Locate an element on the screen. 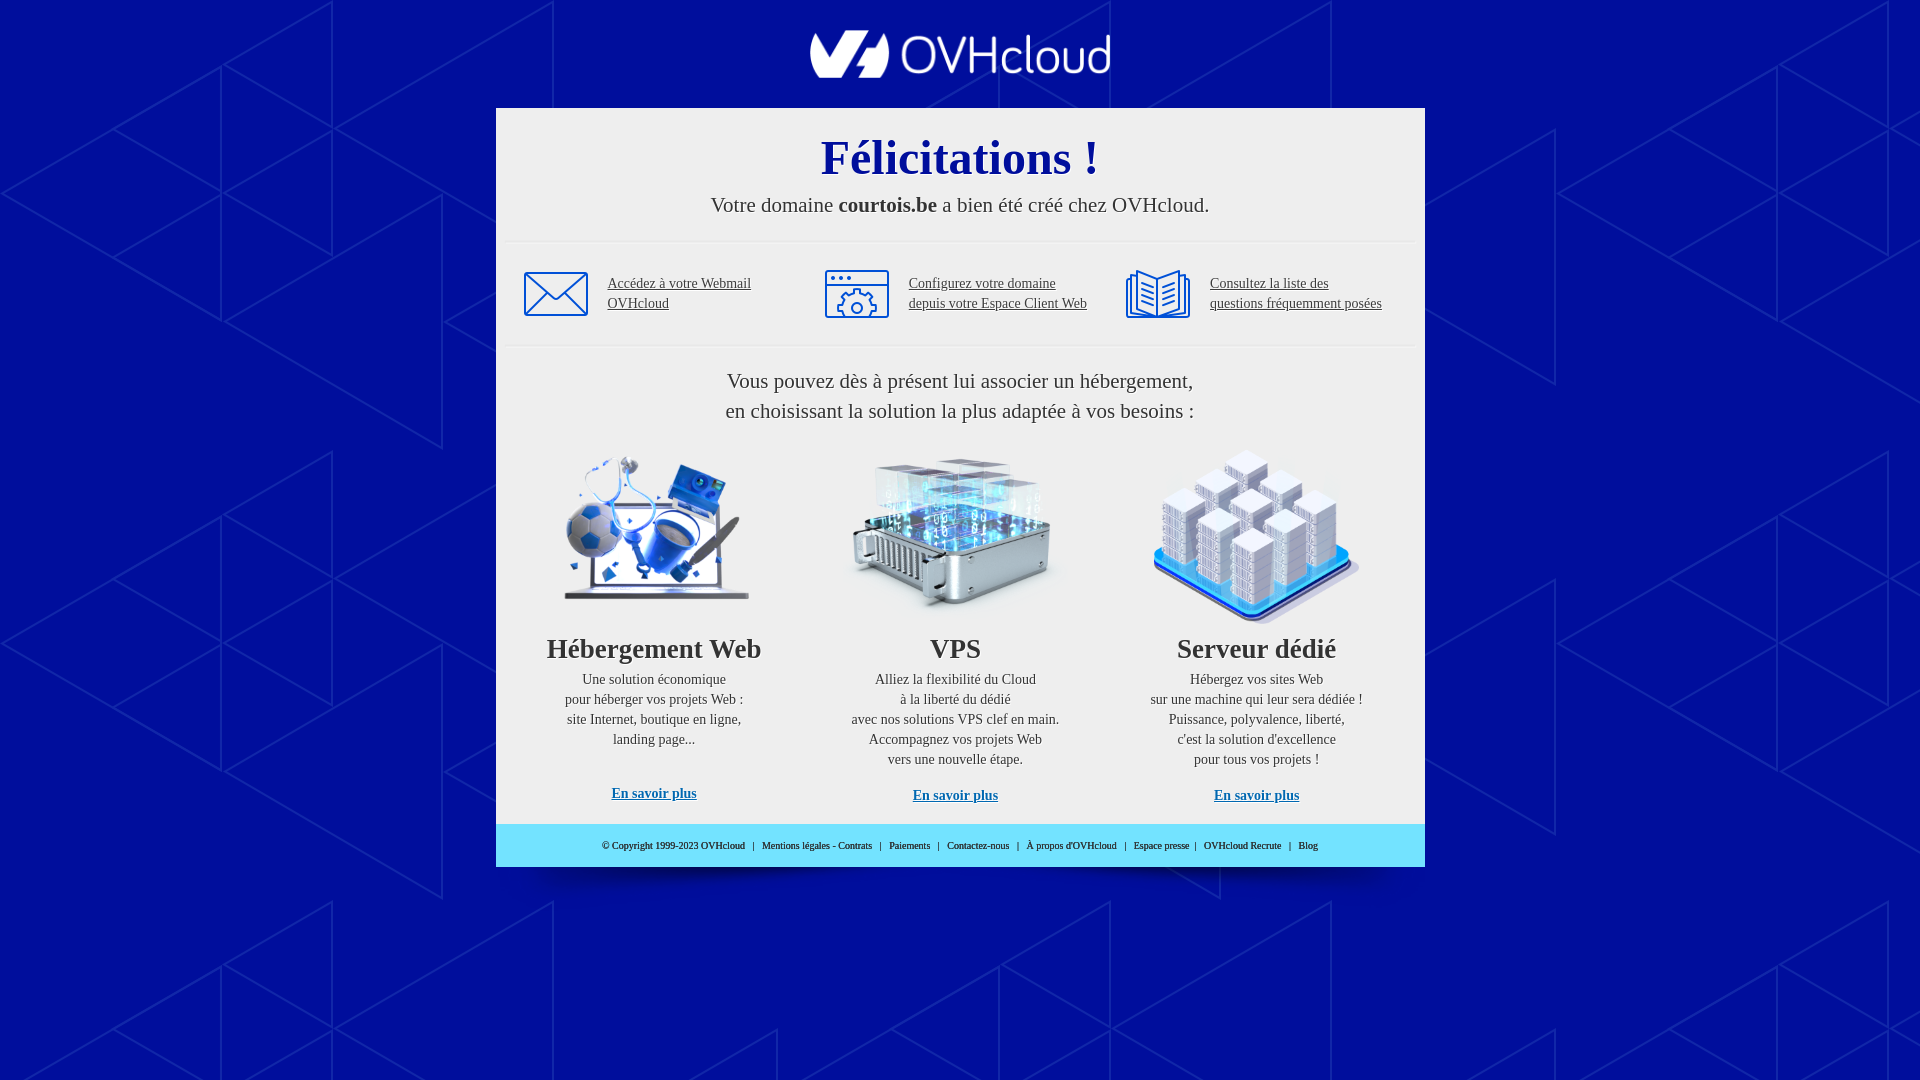  'En savoir plus' is located at coordinates (653, 792).